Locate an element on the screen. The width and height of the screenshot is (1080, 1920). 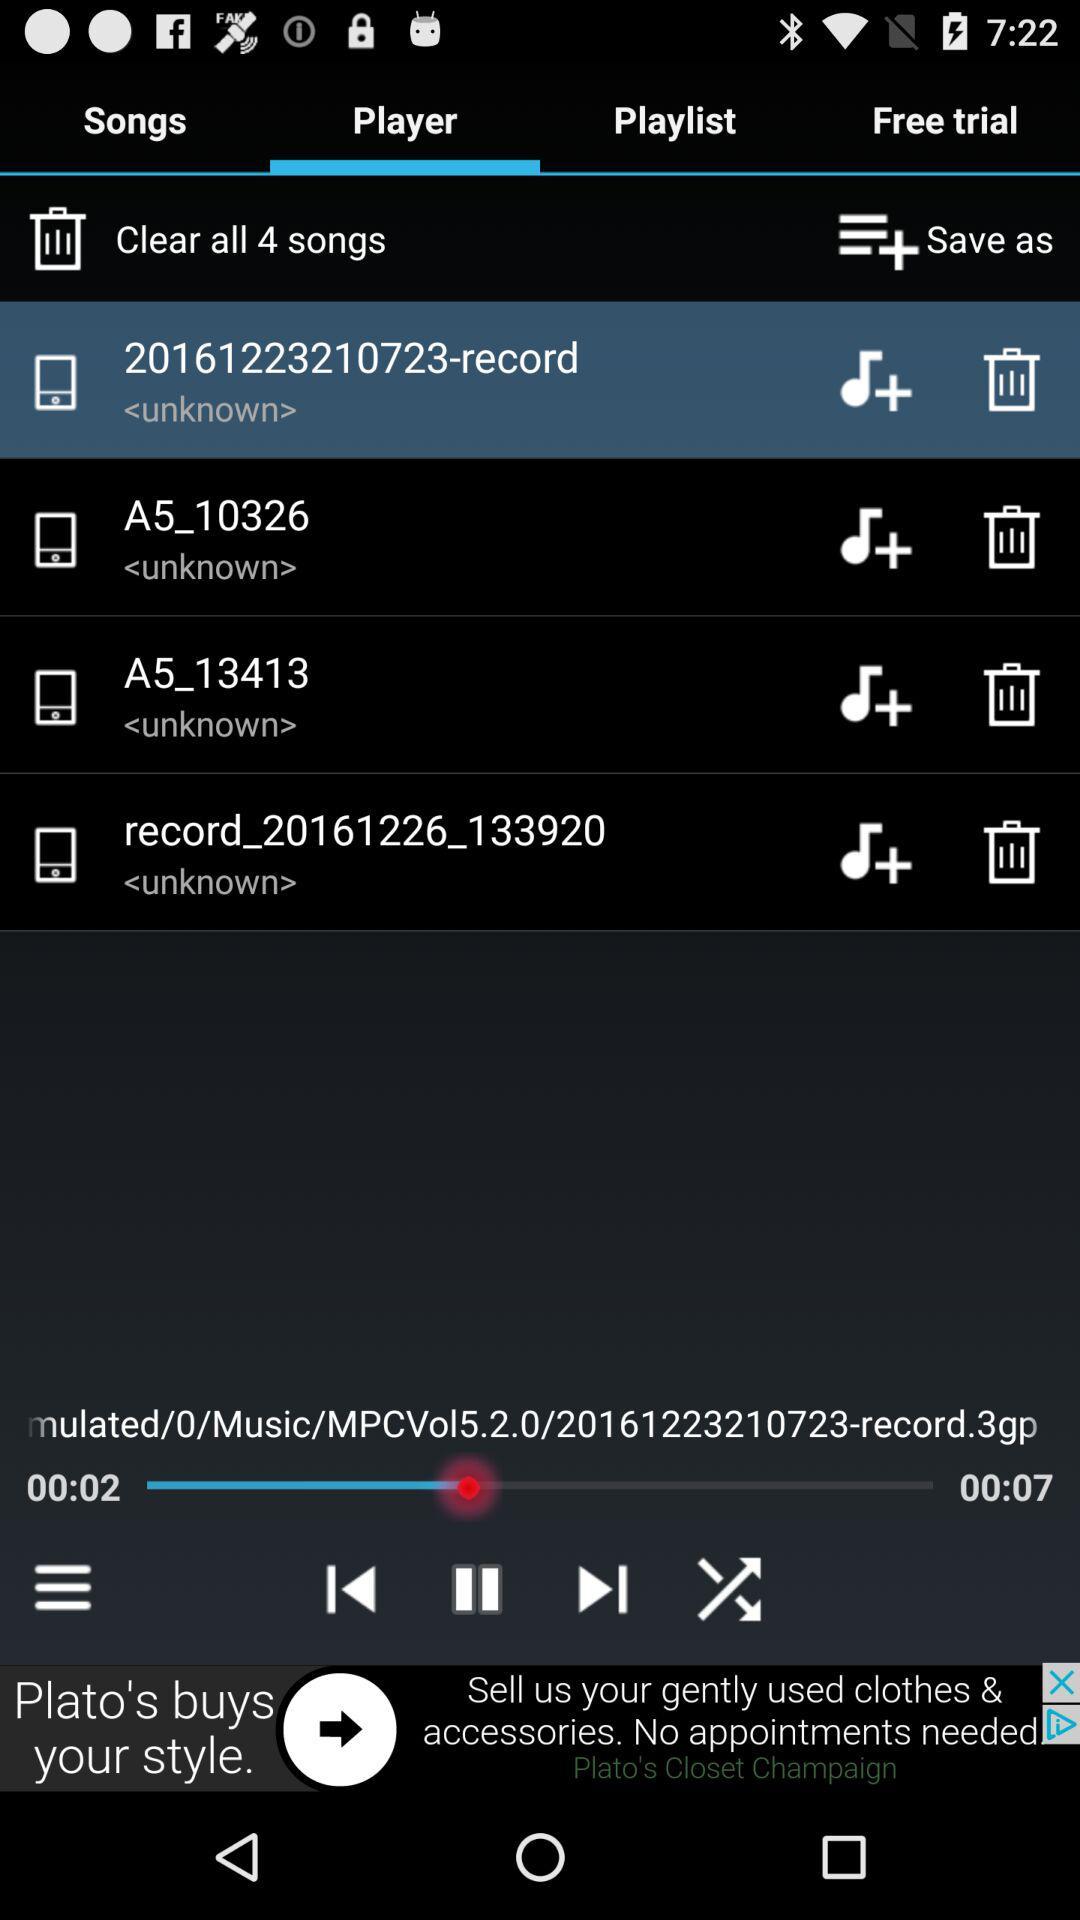
delete recording is located at coordinates (1017, 537).